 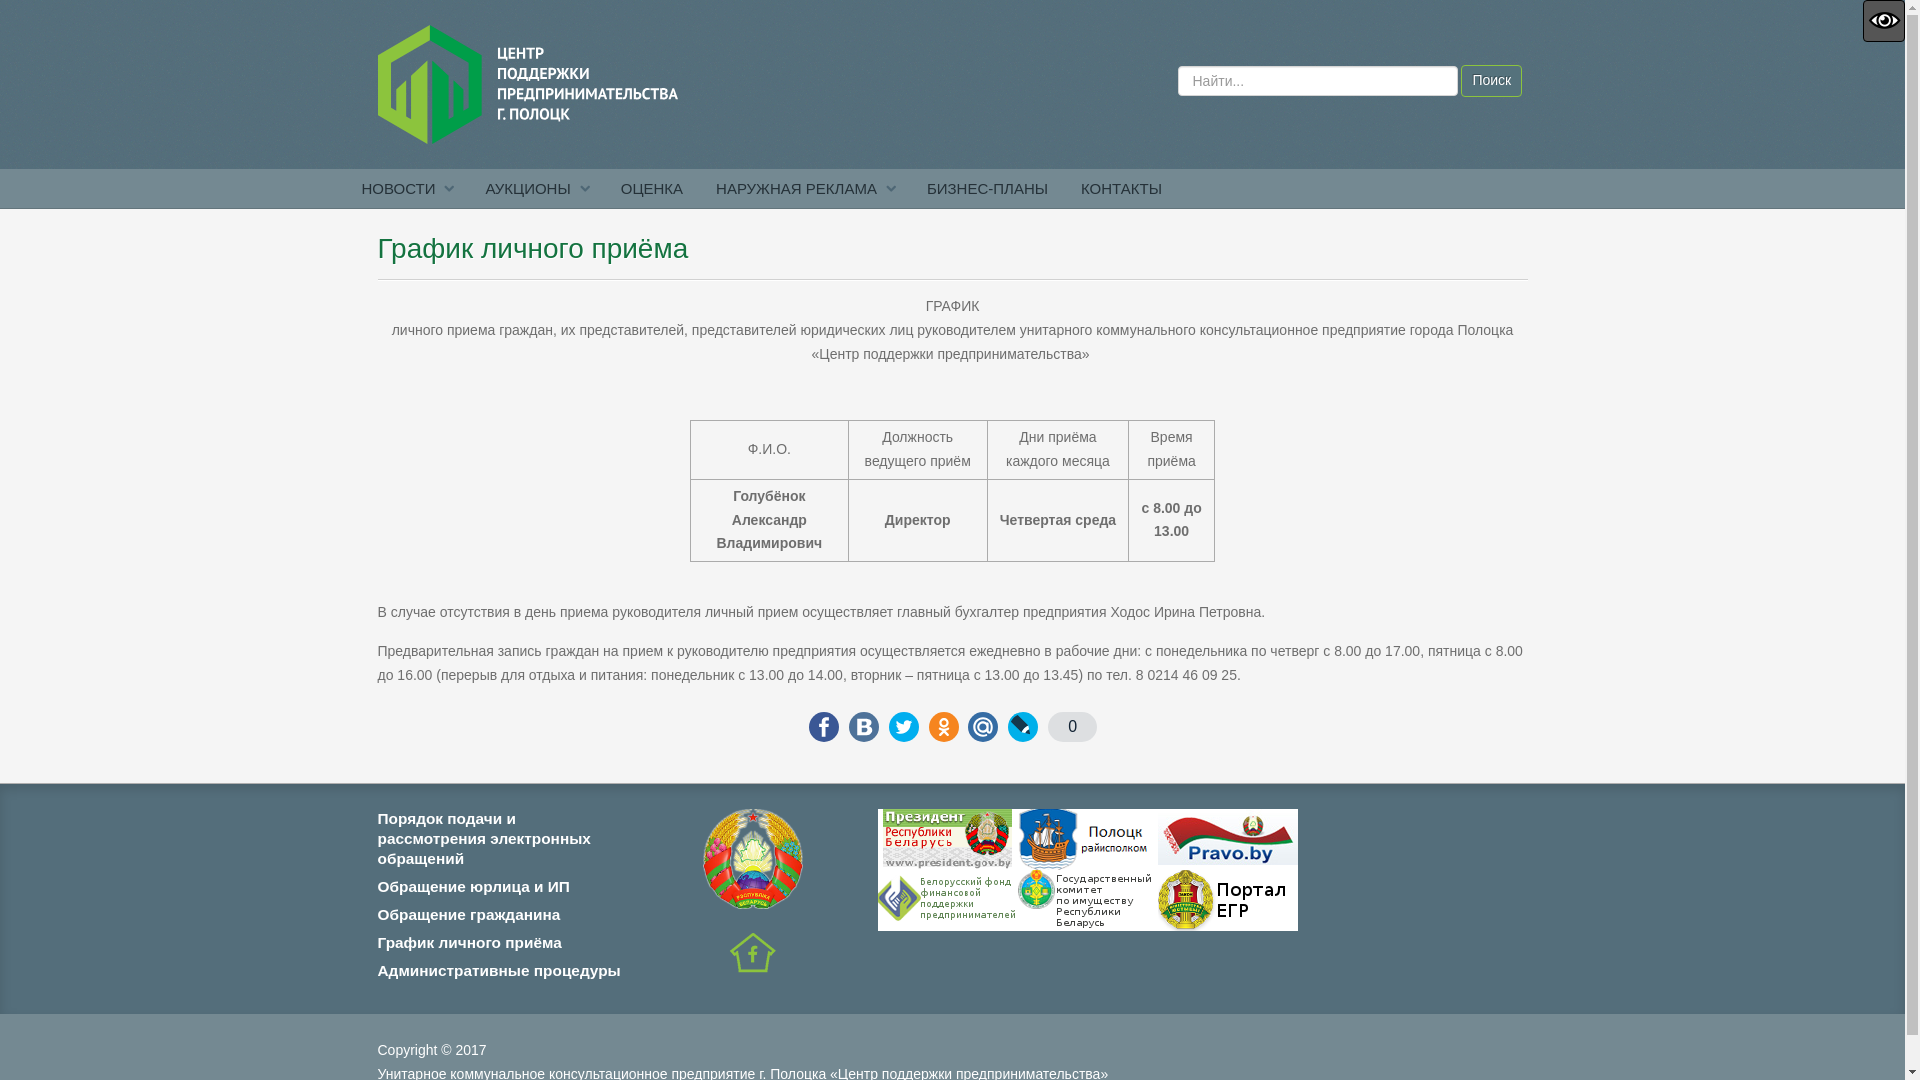 I want to click on 'Twitter', so click(x=902, y=726).